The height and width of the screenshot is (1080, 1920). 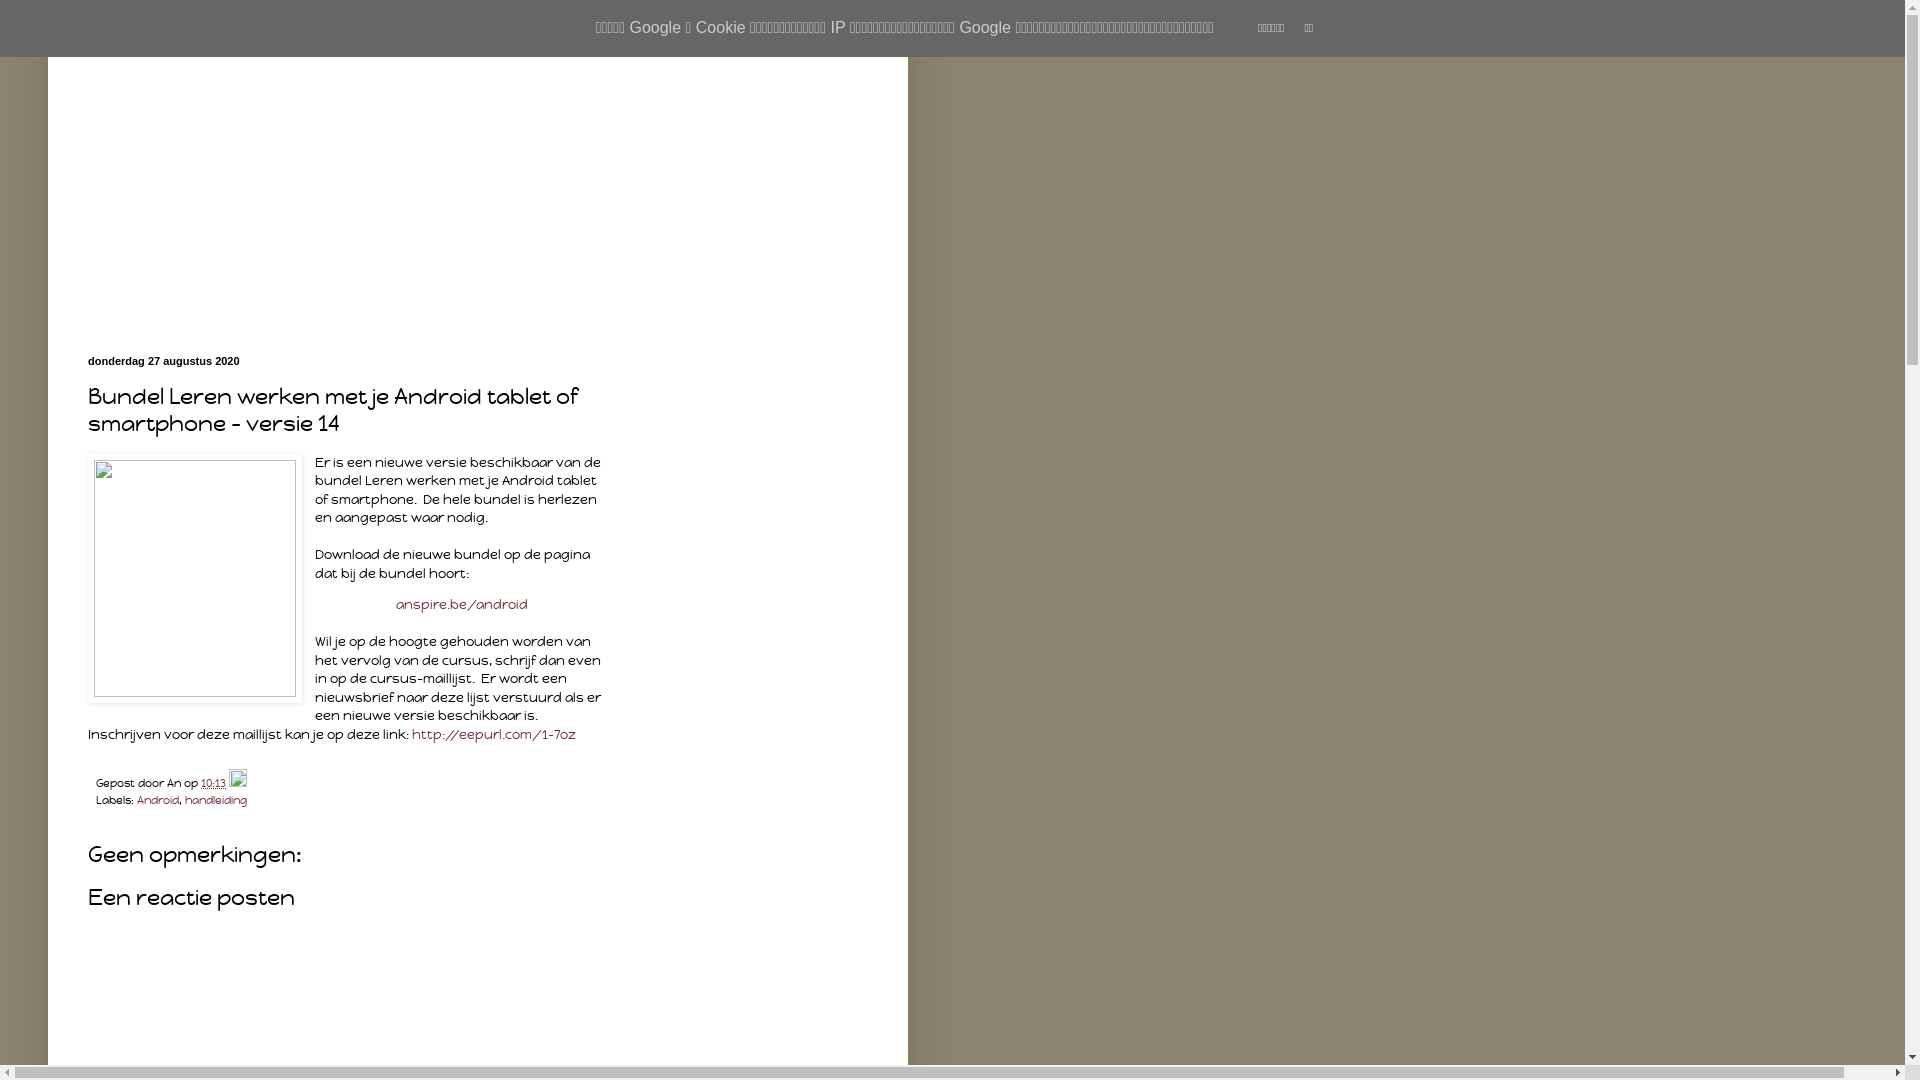 I want to click on 'anspire.be/android', so click(x=460, y=603).